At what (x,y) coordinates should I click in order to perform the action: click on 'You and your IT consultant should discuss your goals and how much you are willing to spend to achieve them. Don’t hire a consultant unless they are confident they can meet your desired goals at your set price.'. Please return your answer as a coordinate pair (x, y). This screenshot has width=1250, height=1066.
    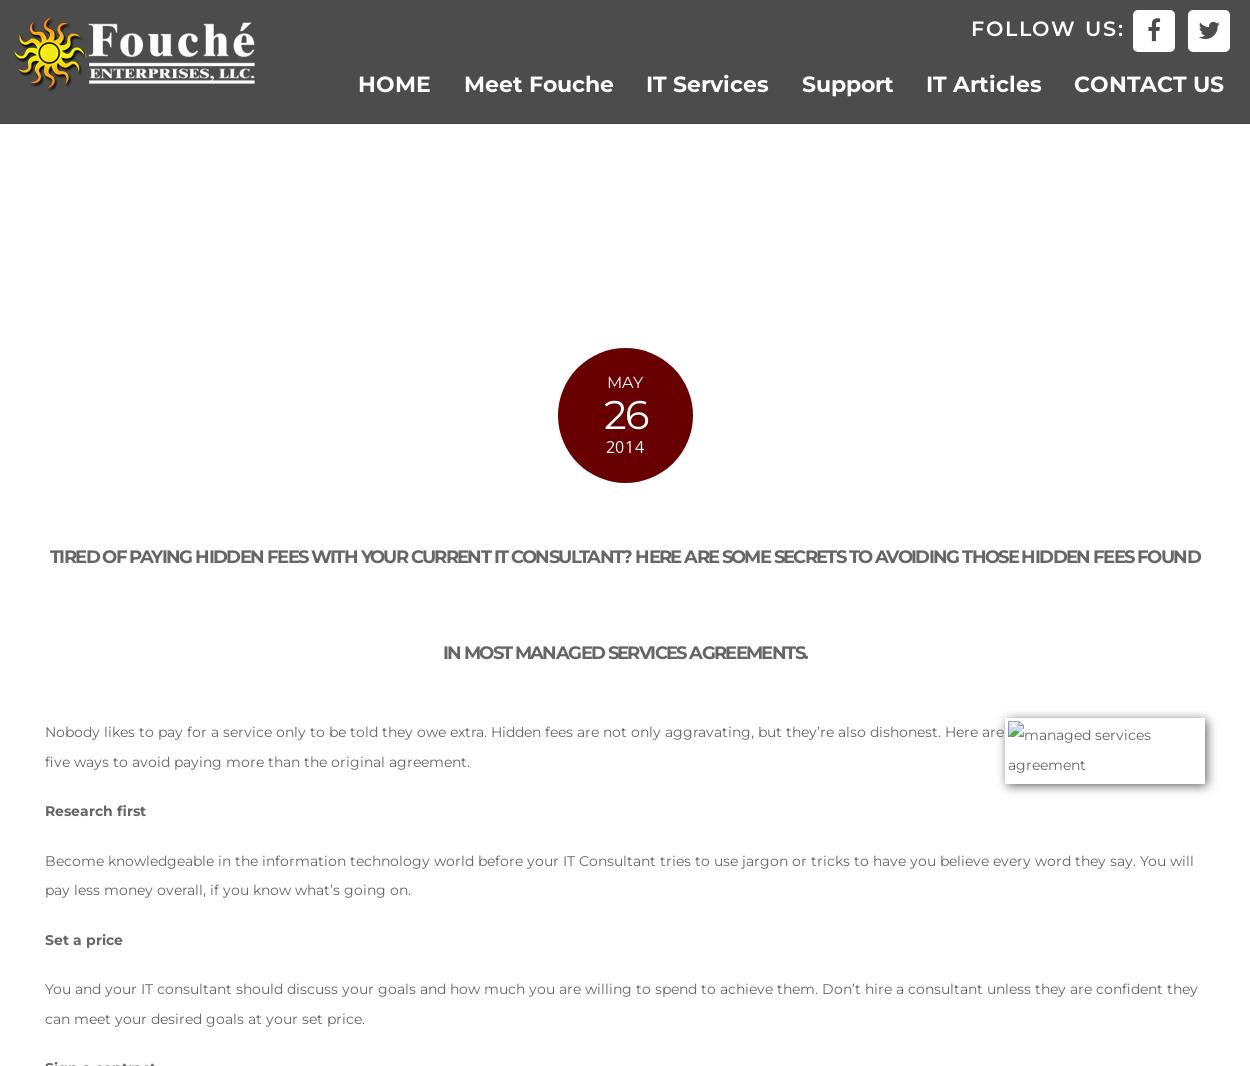
    Looking at the image, I should click on (620, 1002).